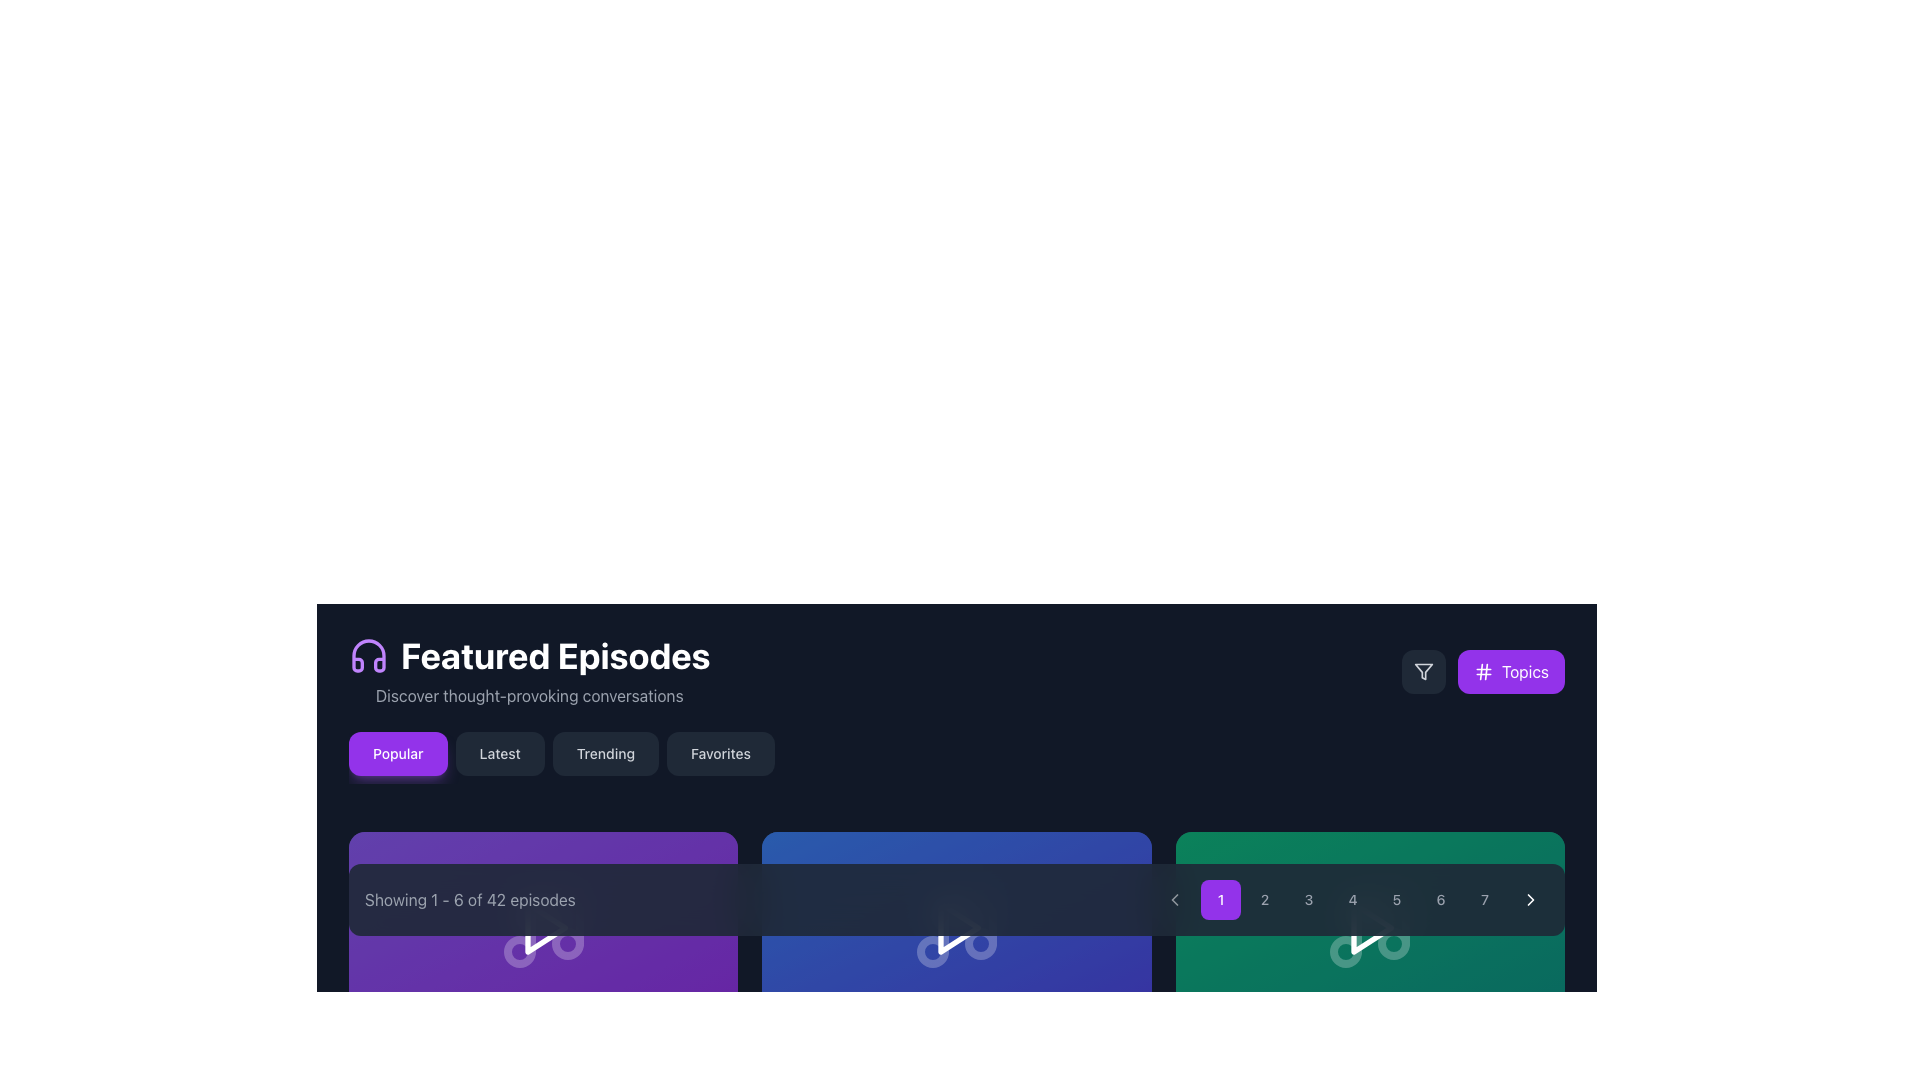  What do you see at coordinates (1264, 898) in the screenshot?
I see `the circular button displaying the number '2'` at bounding box center [1264, 898].